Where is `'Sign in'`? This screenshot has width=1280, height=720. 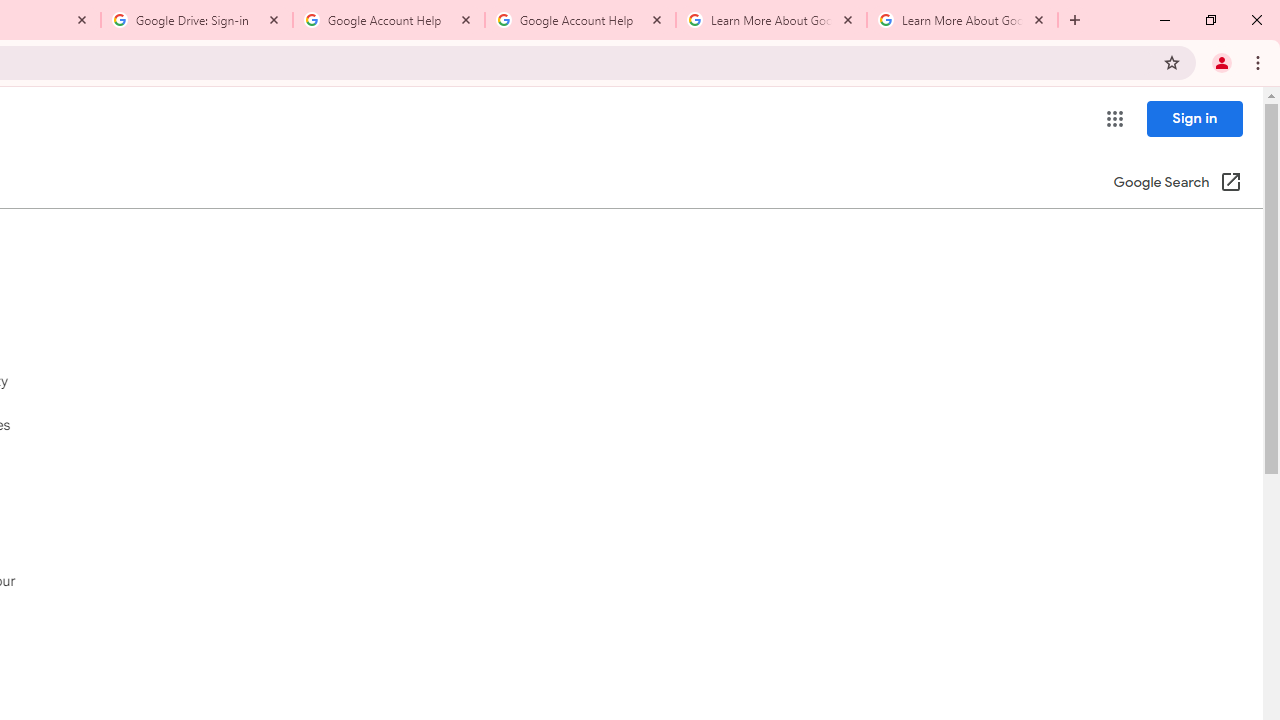 'Sign in' is located at coordinates (1194, 118).